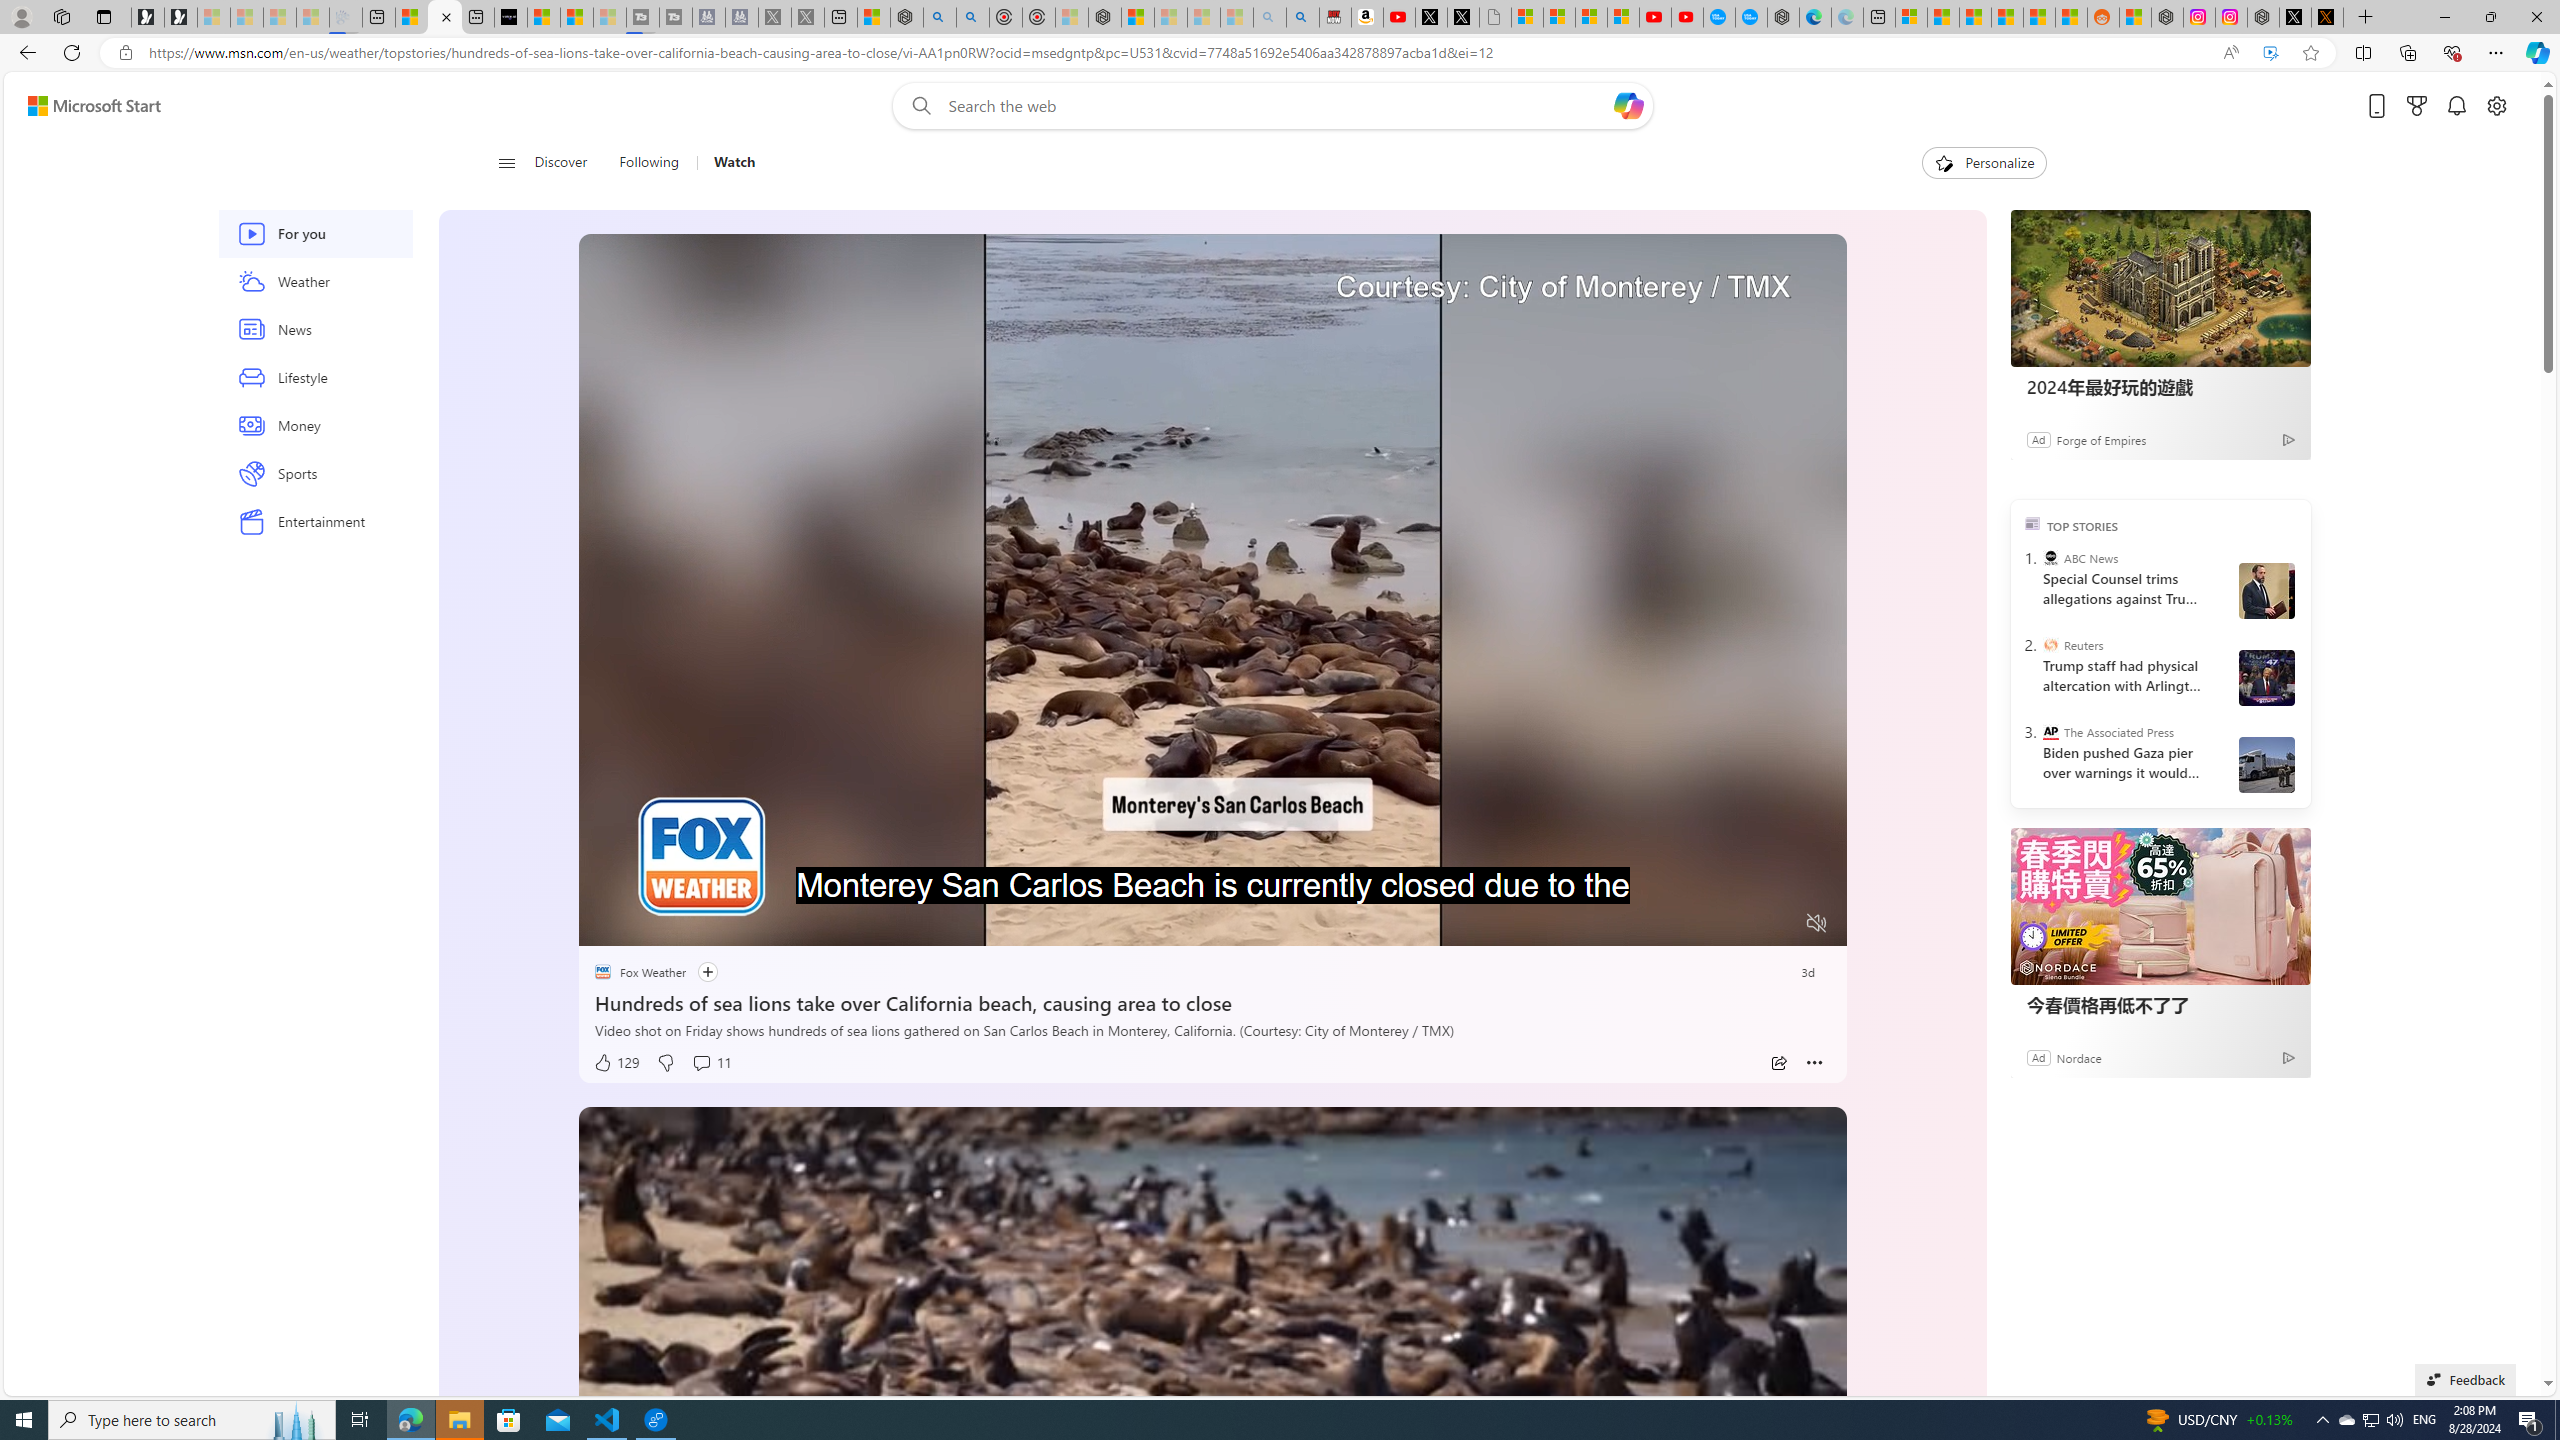 This screenshot has width=2560, height=1440. I want to click on 'Seek Back', so click(647, 923).